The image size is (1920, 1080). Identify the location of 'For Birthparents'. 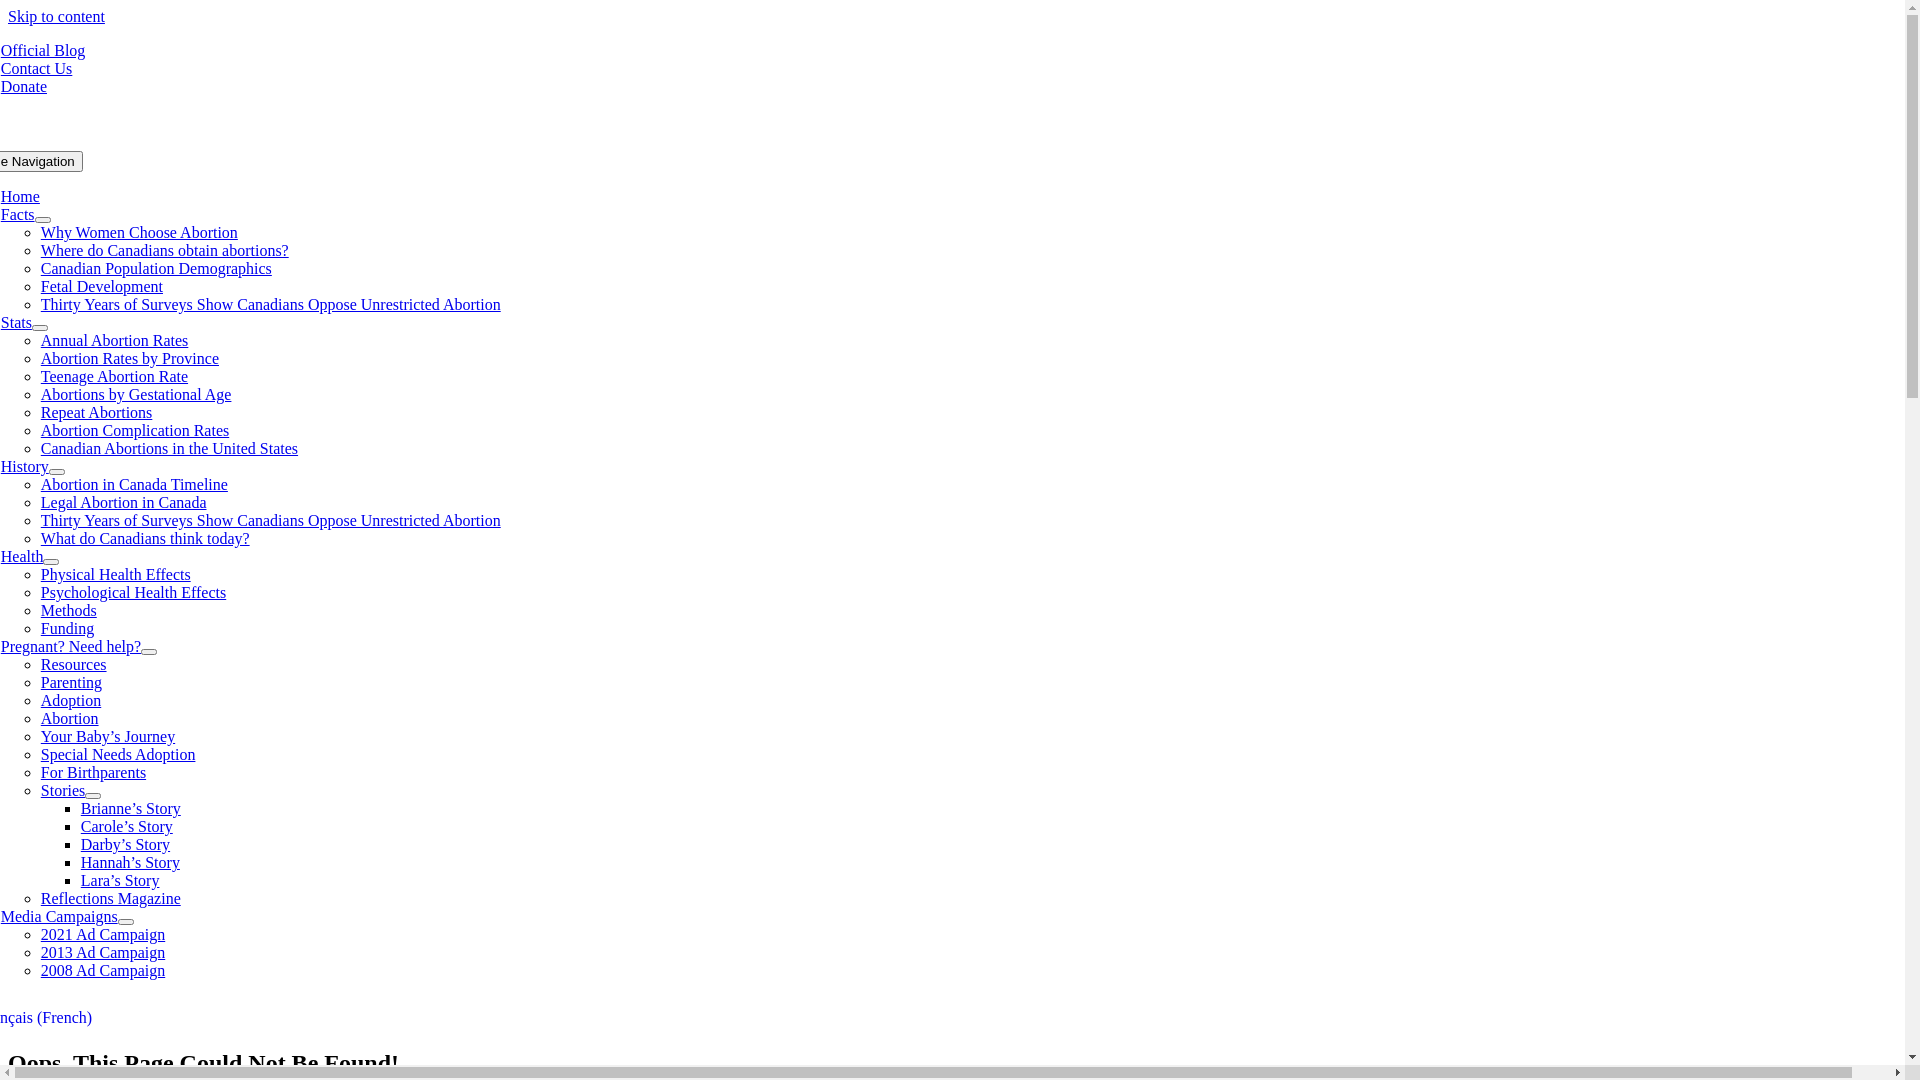
(92, 771).